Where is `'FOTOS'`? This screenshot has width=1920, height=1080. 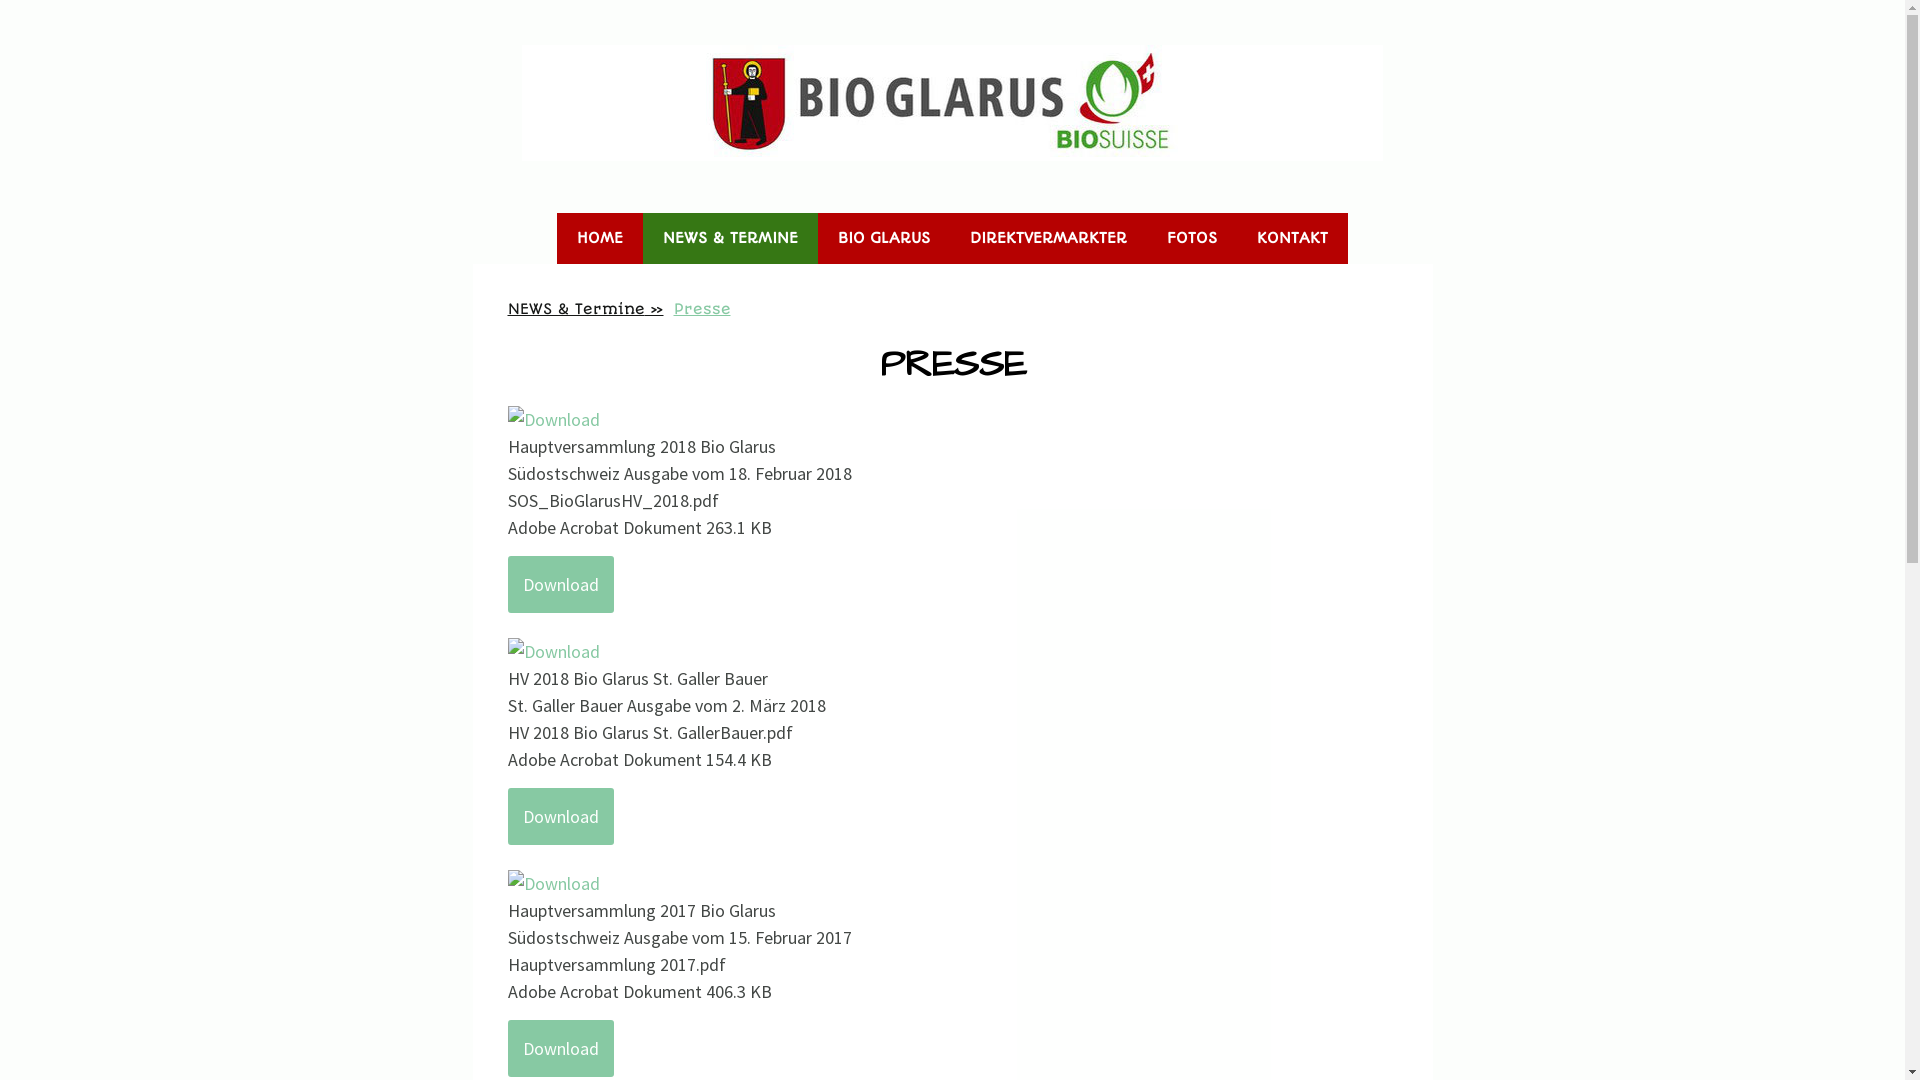 'FOTOS' is located at coordinates (1191, 237).